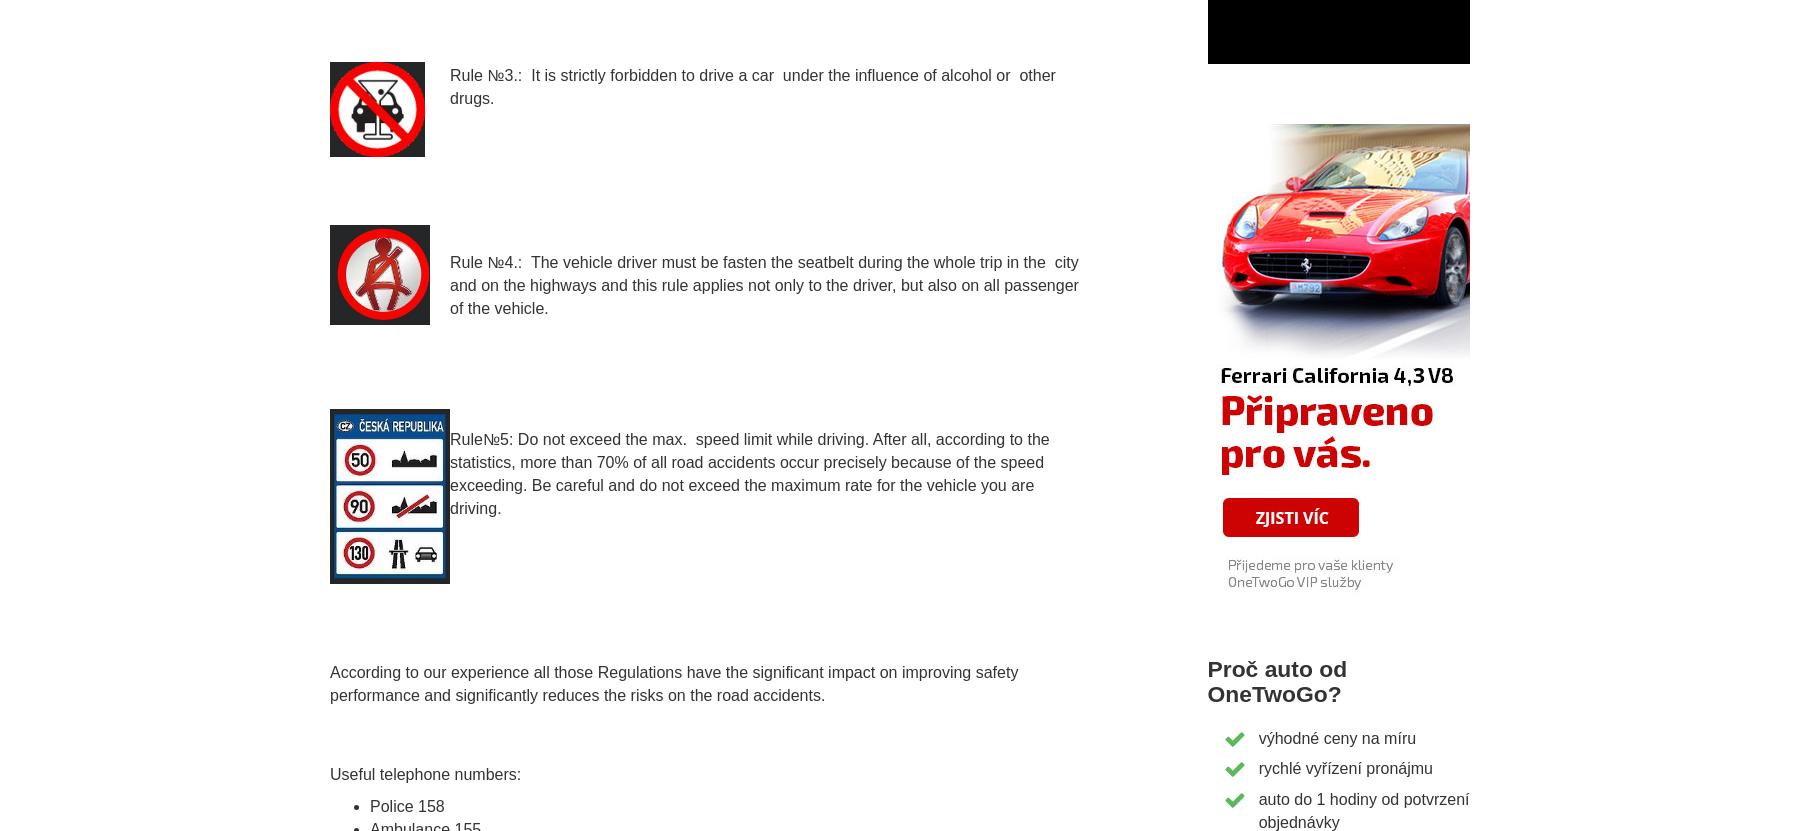 The image size is (1800, 831). What do you see at coordinates (762, 285) in the screenshot?
I see `'Rule №4.:  The vehicle driver must be fasten the seatbelt during the whole trip in the  city and on the highways and this rule applies not only to the driver, but also on all passenger of the vehicle.'` at bounding box center [762, 285].